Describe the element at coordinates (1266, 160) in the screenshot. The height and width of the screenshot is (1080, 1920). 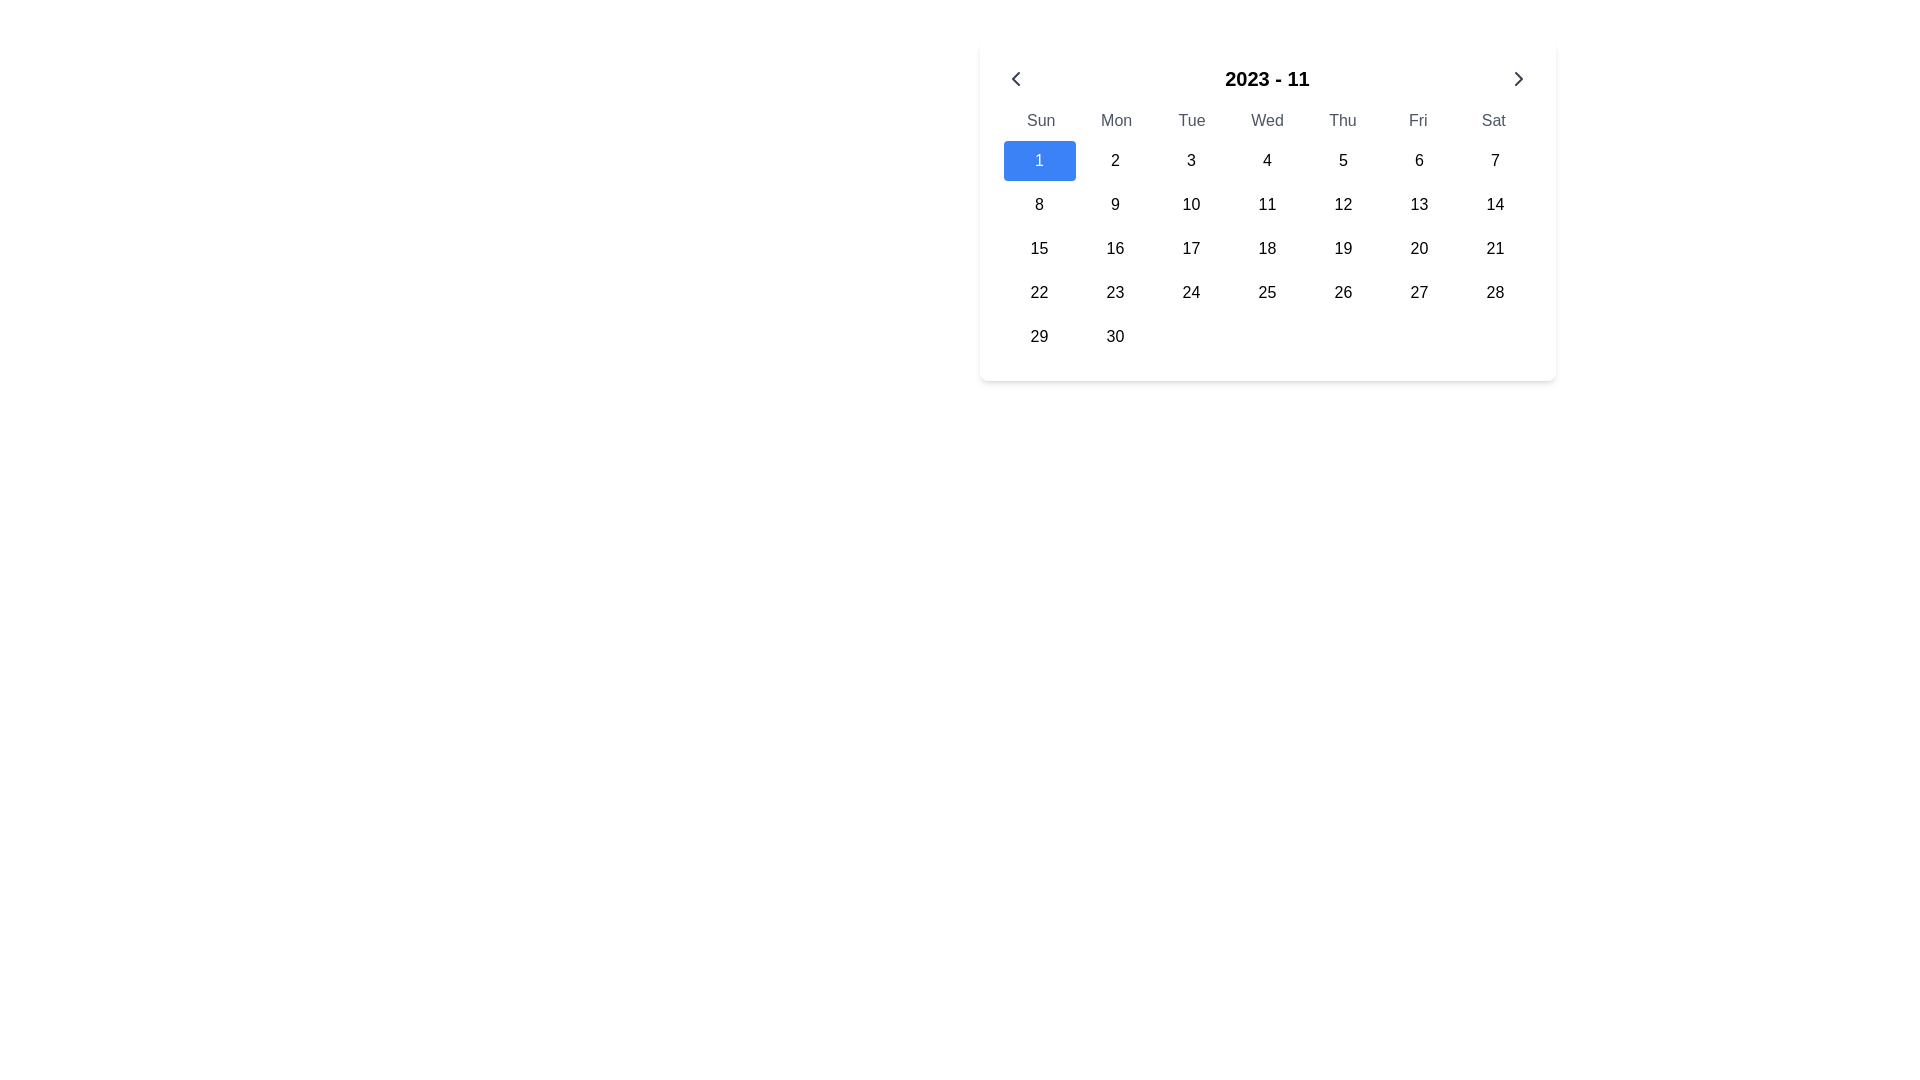
I see `the button representing the date '4' in the calendar interface` at that location.